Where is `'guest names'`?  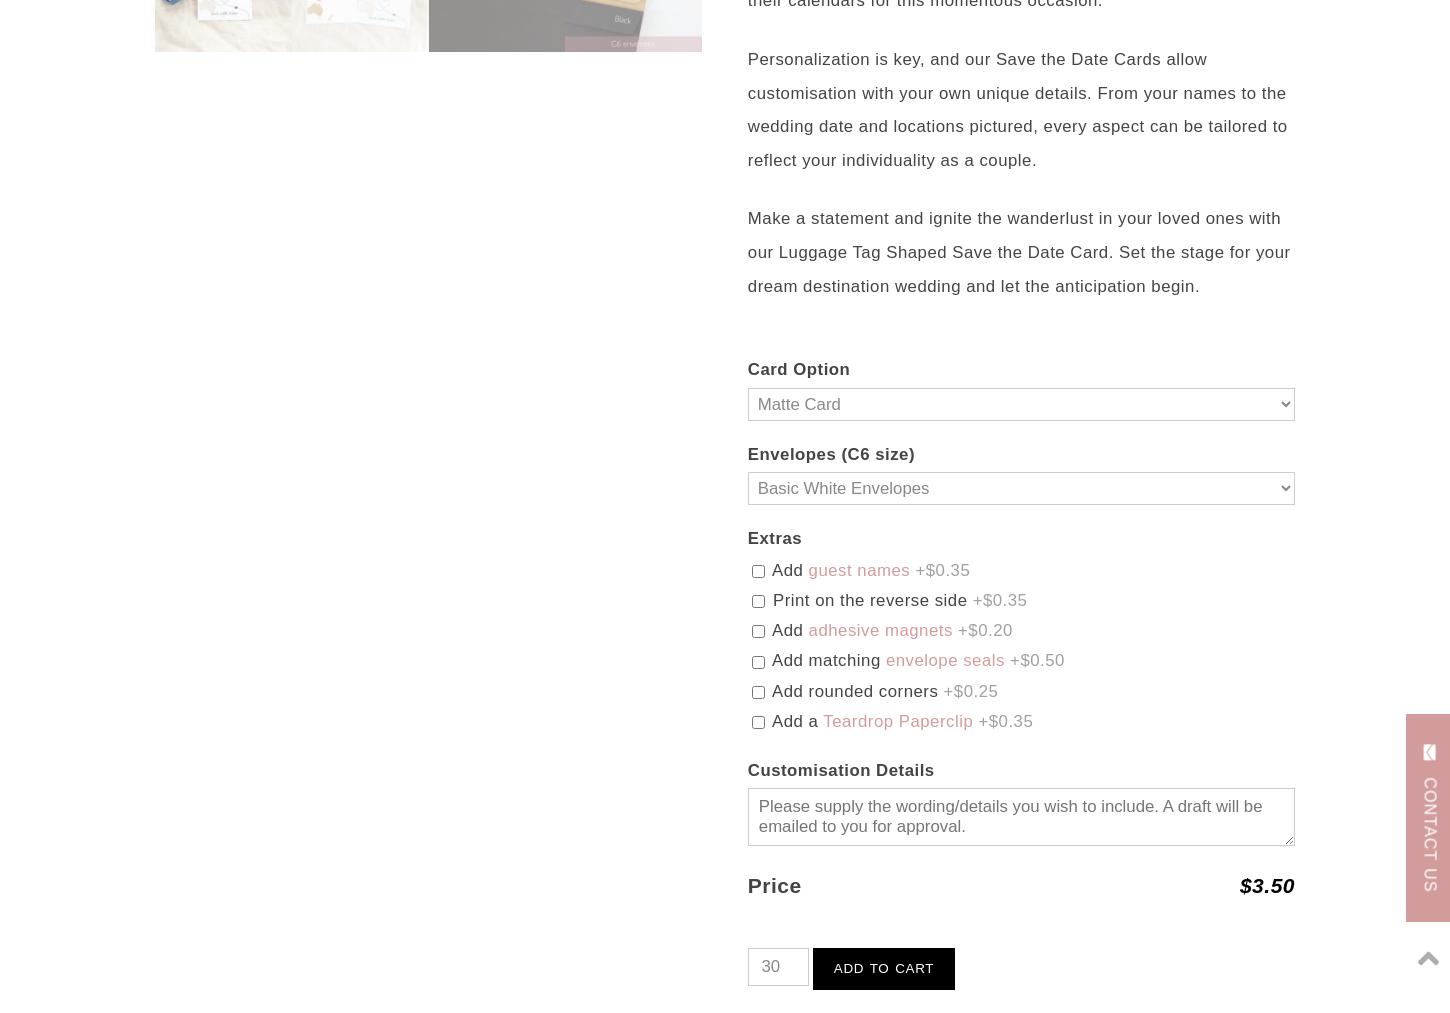
'guest names' is located at coordinates (857, 569).